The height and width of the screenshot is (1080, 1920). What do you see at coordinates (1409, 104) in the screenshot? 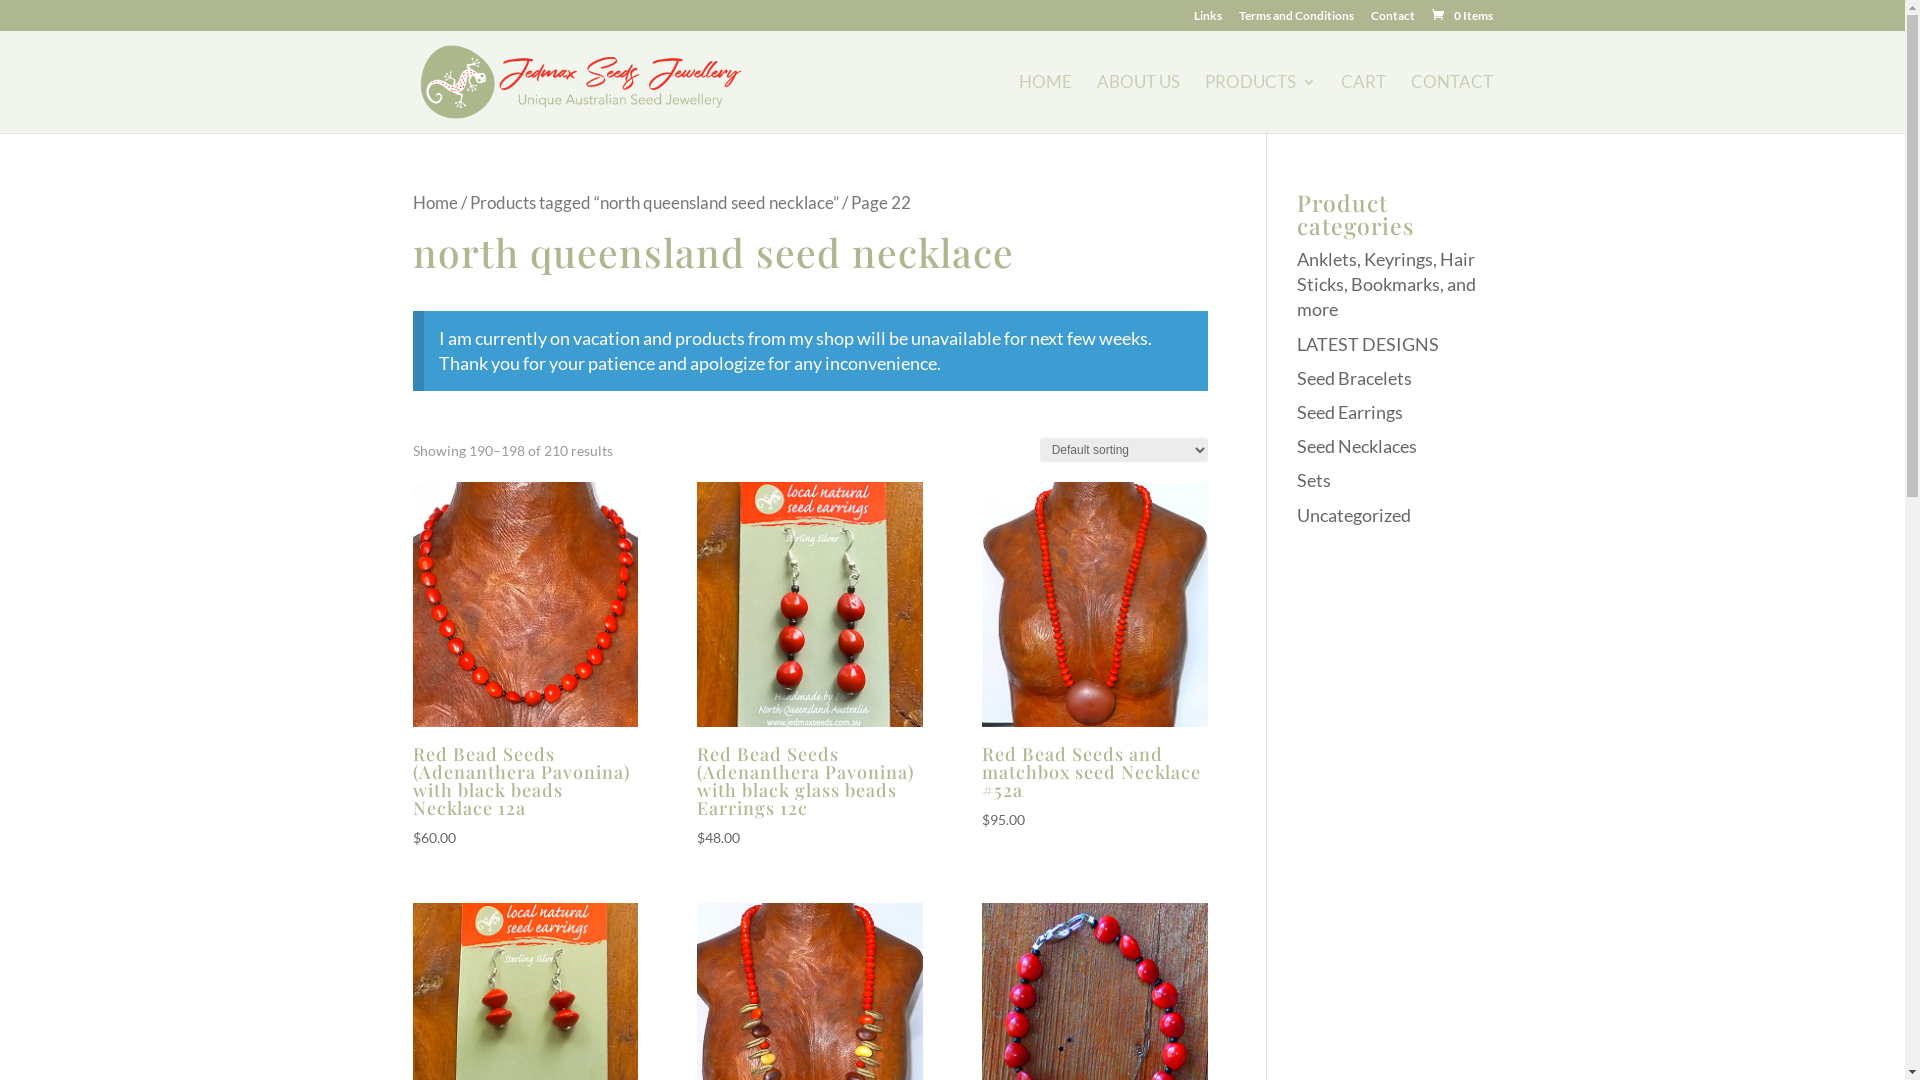
I see `'CONTACT'` at bounding box center [1409, 104].